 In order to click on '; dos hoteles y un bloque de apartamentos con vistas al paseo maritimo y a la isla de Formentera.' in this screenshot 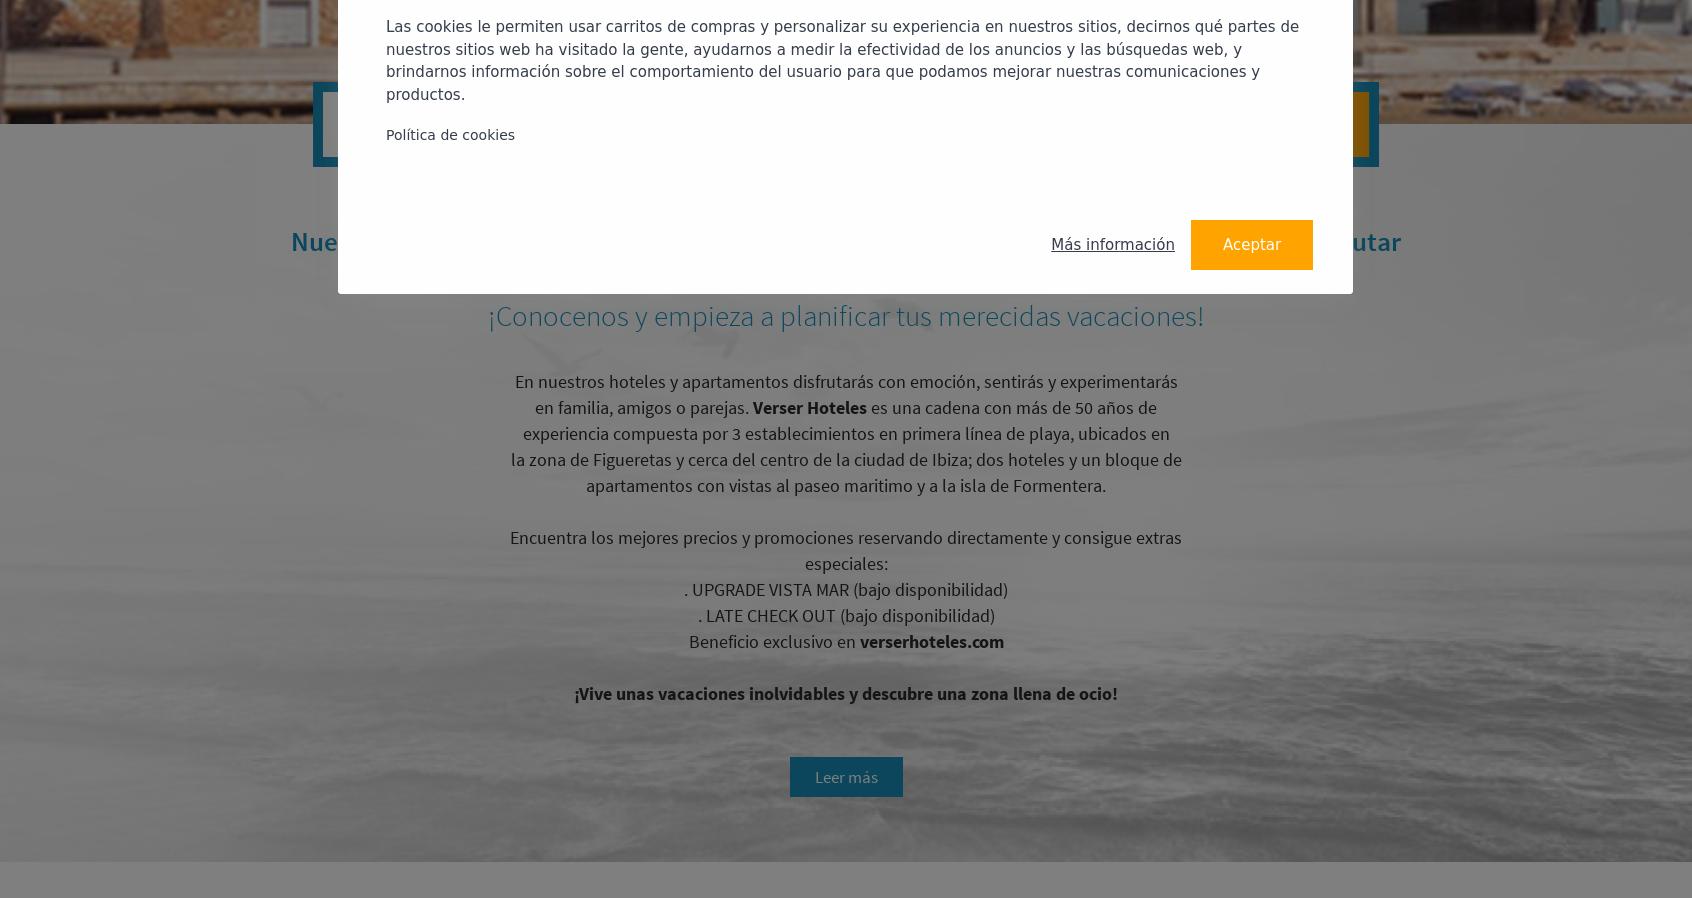, I will do `click(584, 471)`.